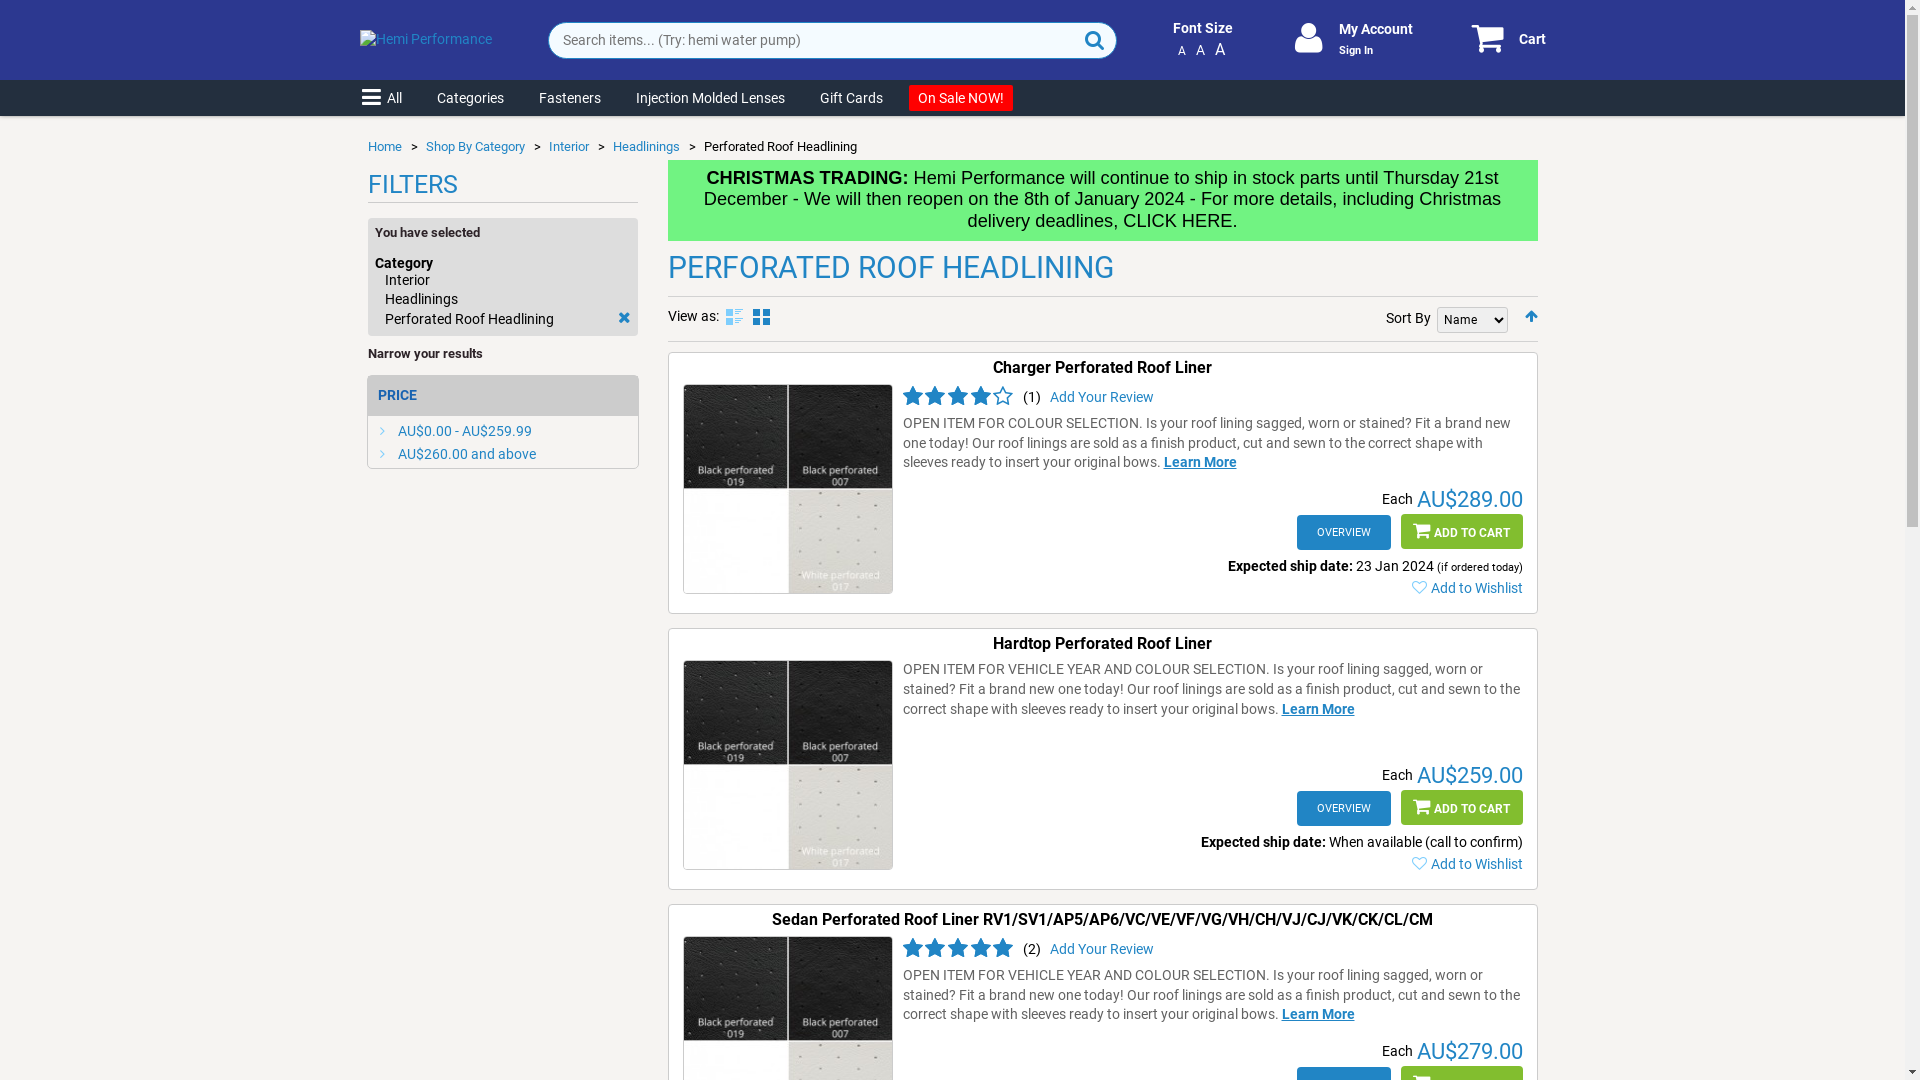 This screenshot has height=1080, width=1920. Describe the element at coordinates (474, 145) in the screenshot. I see `'Shop By Category'` at that location.